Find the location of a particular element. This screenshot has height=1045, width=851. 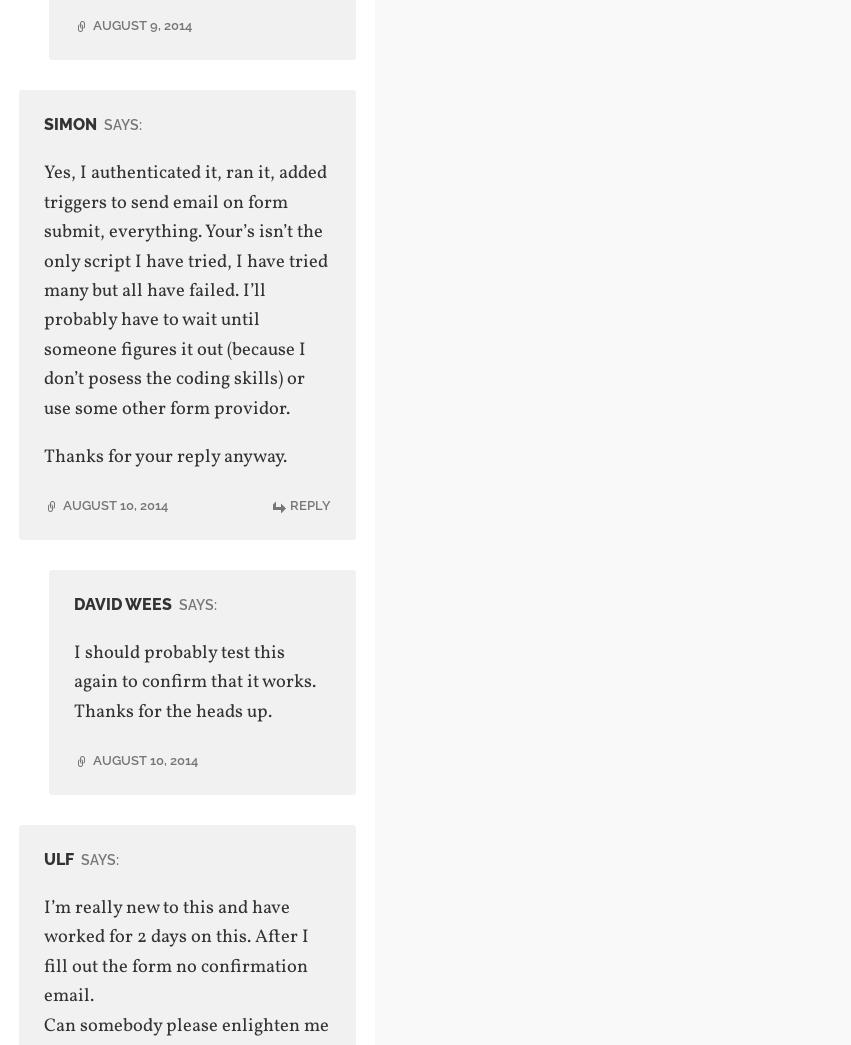

'SImon' is located at coordinates (69, 123).